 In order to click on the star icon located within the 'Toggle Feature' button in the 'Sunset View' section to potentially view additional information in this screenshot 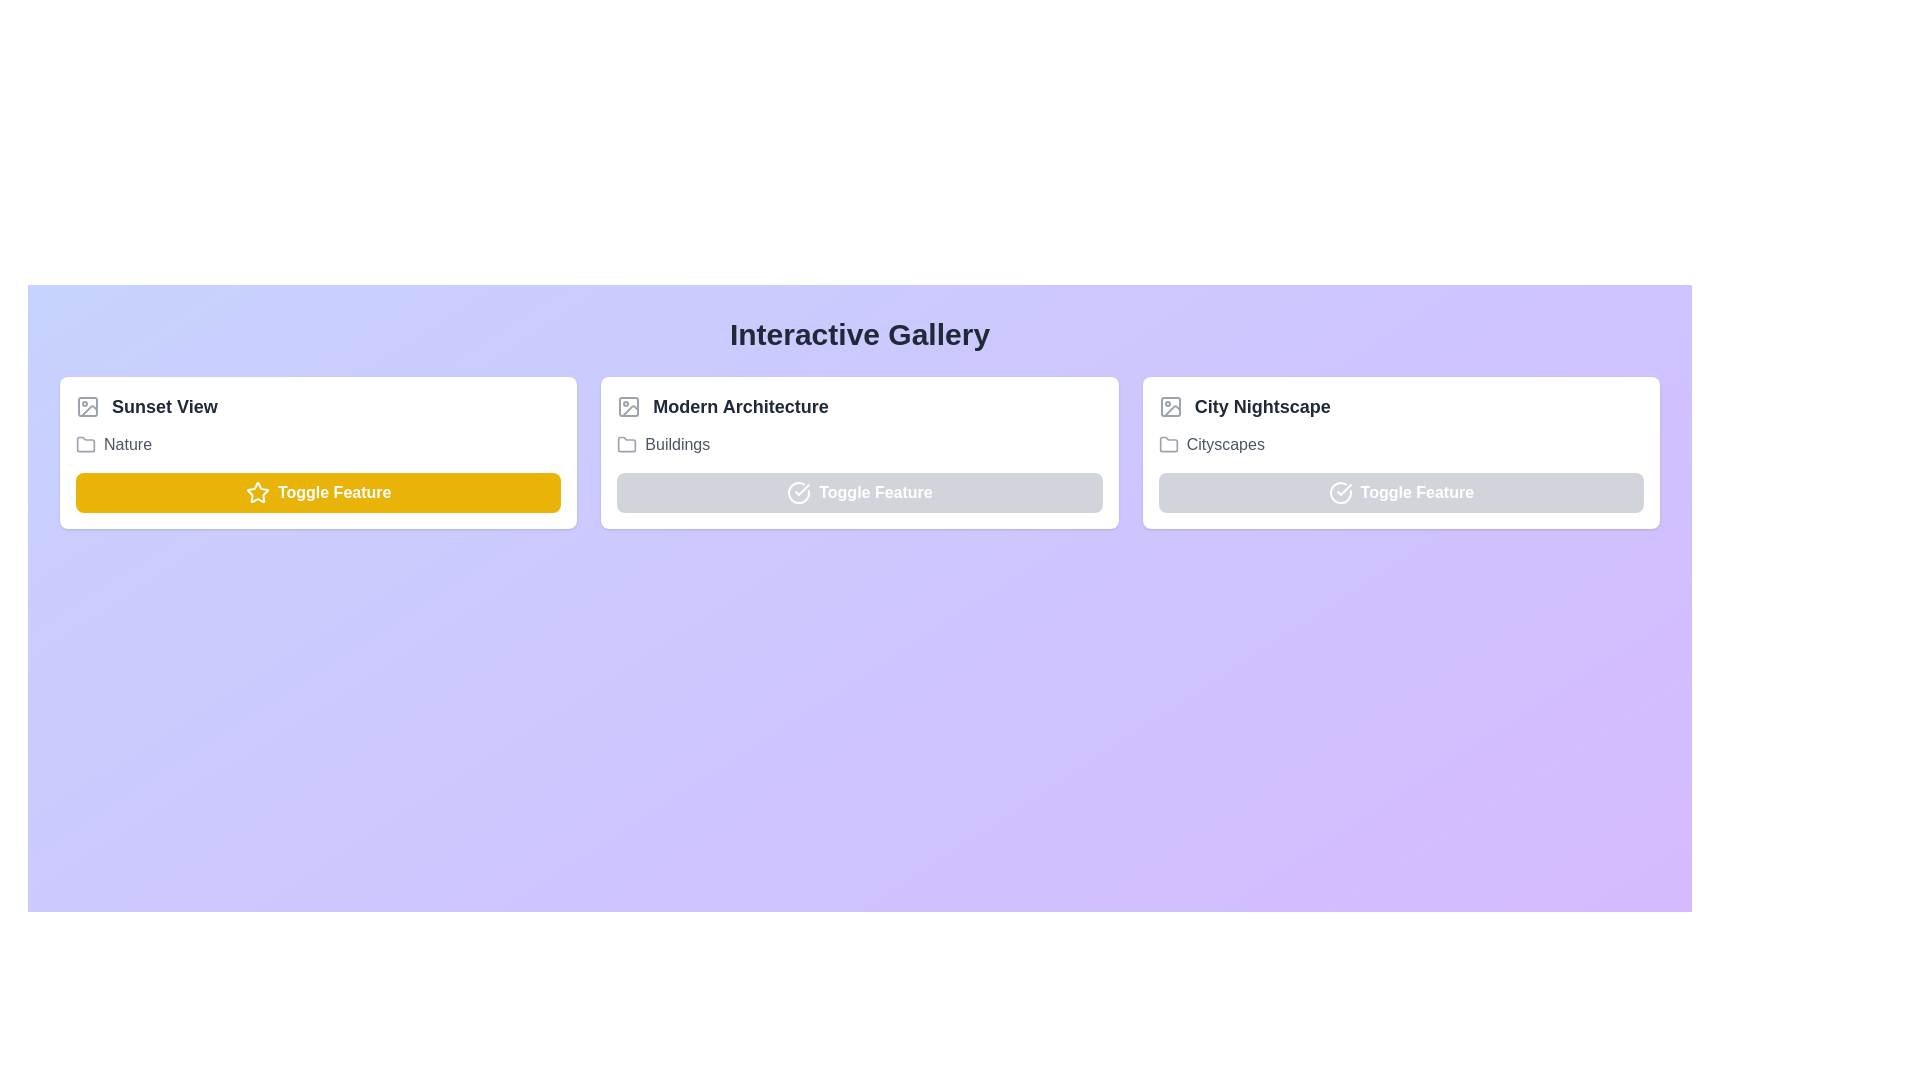, I will do `click(256, 492)`.